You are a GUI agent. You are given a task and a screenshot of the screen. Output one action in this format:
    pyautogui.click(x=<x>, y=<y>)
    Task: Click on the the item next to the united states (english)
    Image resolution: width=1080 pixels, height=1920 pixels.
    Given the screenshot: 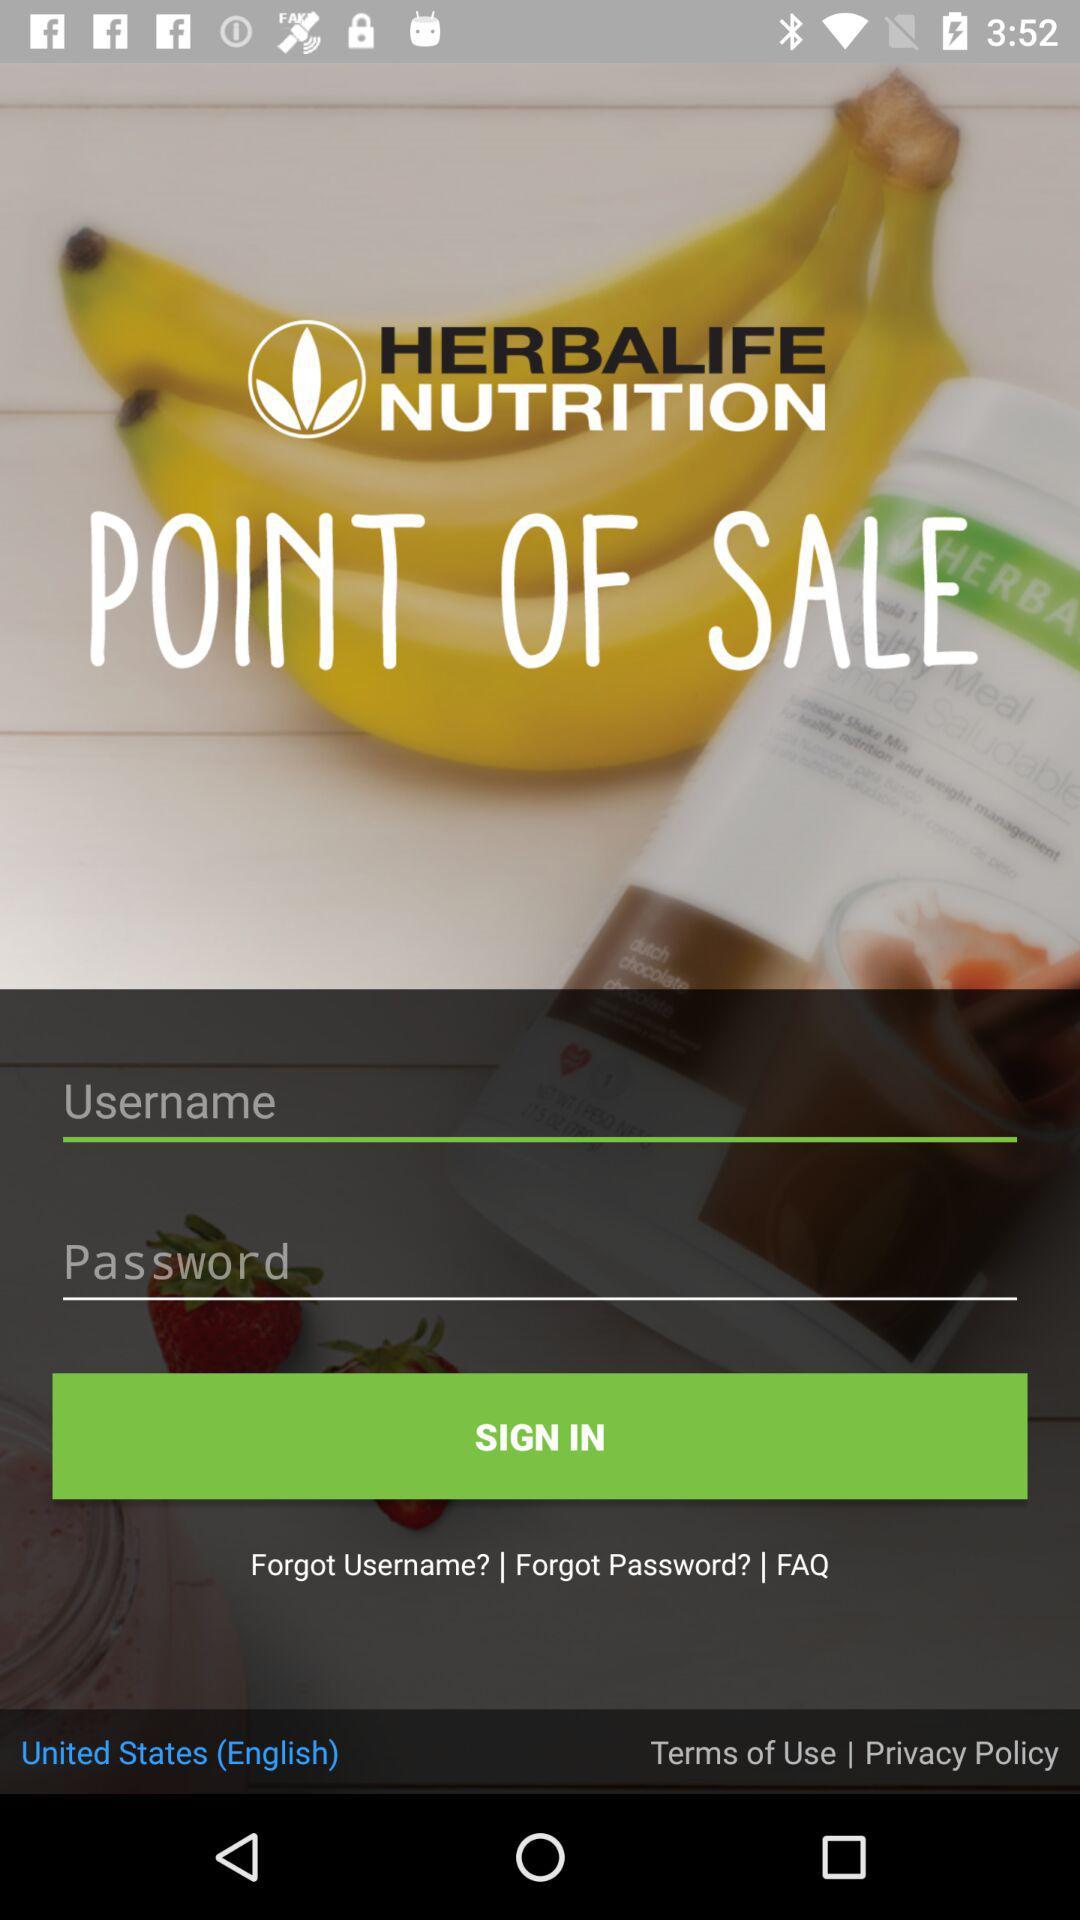 What is the action you would take?
    pyautogui.click(x=743, y=1750)
    